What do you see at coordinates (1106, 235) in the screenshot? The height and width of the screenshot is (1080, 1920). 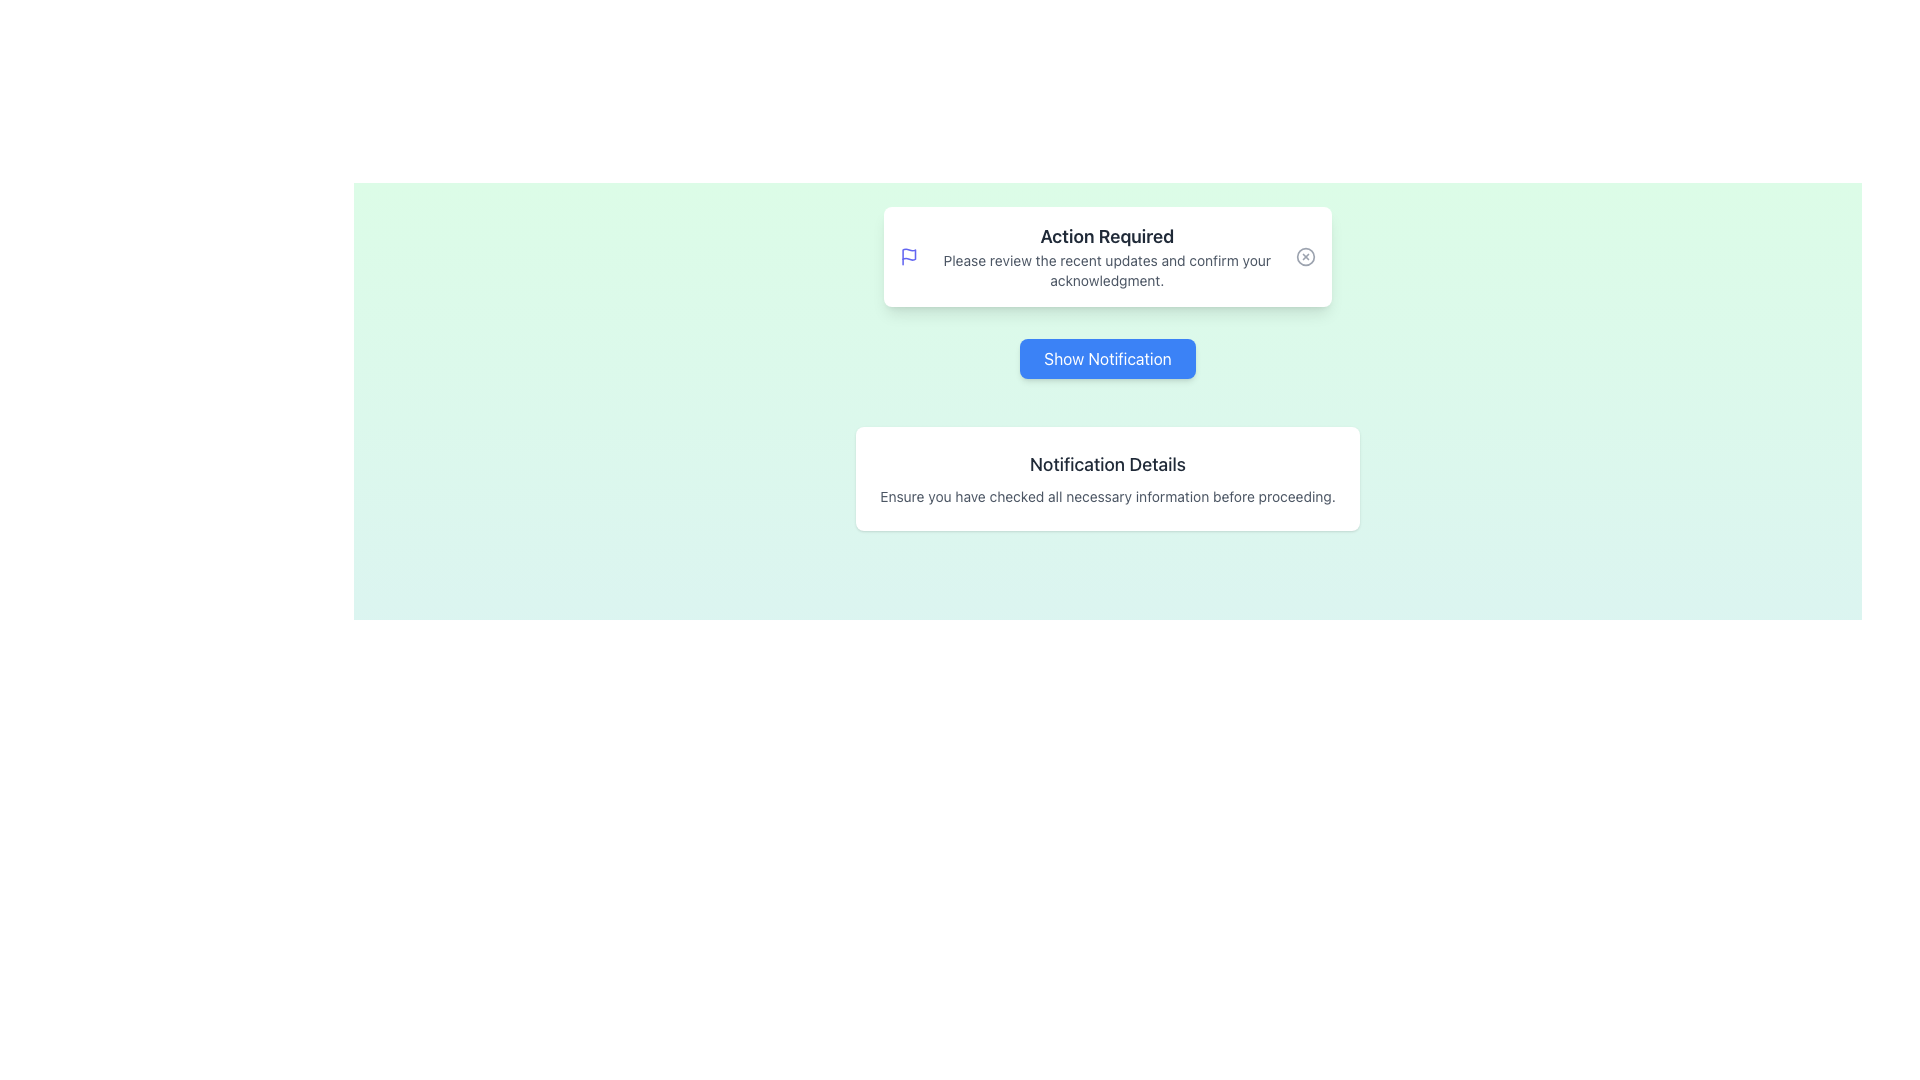 I see `the Heading Text located at the top of the notification panel, which captures the user's attention and is positioned directly above the informational text block` at bounding box center [1106, 235].